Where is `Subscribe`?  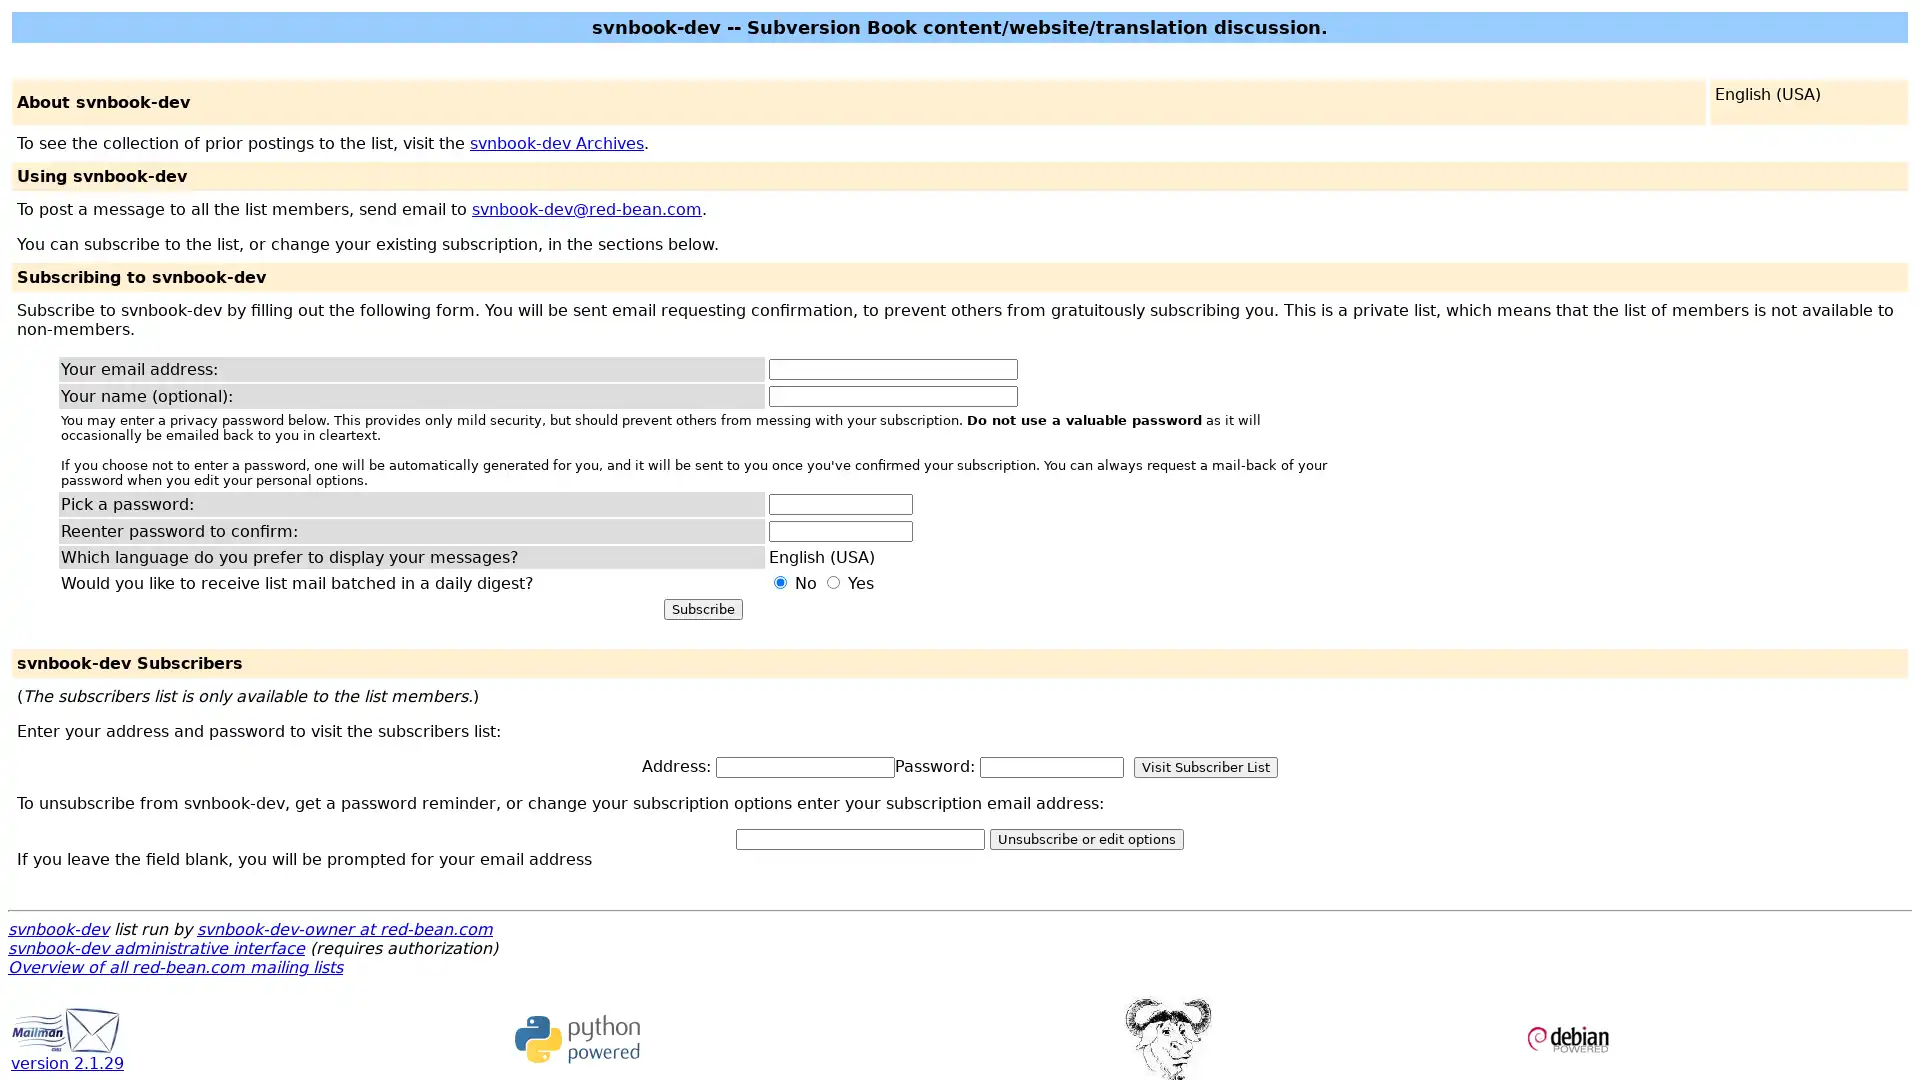
Subscribe is located at coordinates (702, 608).